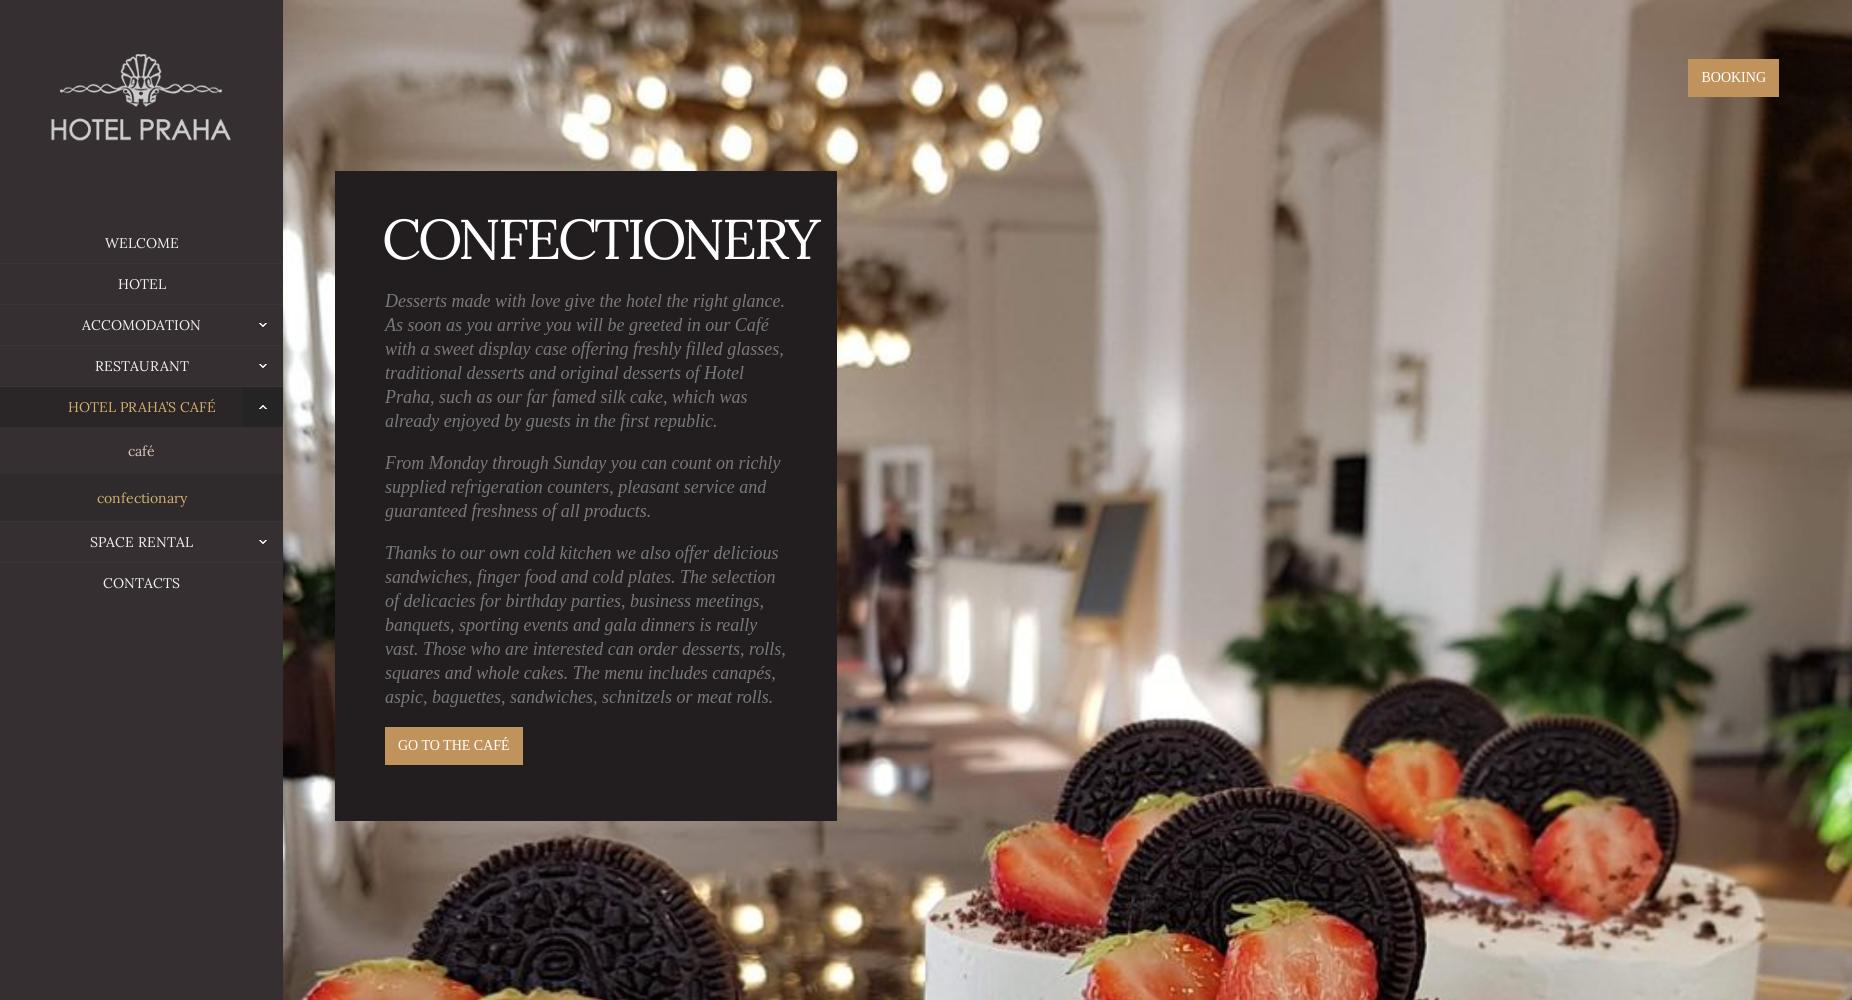 This screenshot has width=1852, height=1000. What do you see at coordinates (583, 360) in the screenshot?
I see `'Desserts made with love give the hotel the right glance. As soon as you arrive you will be greeted in our Café with a sweet display case offering freshly filled glasses, traditional desserts and original desserts of Hotel Praha, such as our far famed silk cake, which was already enjoyed by guests in the first republic.'` at bounding box center [583, 360].